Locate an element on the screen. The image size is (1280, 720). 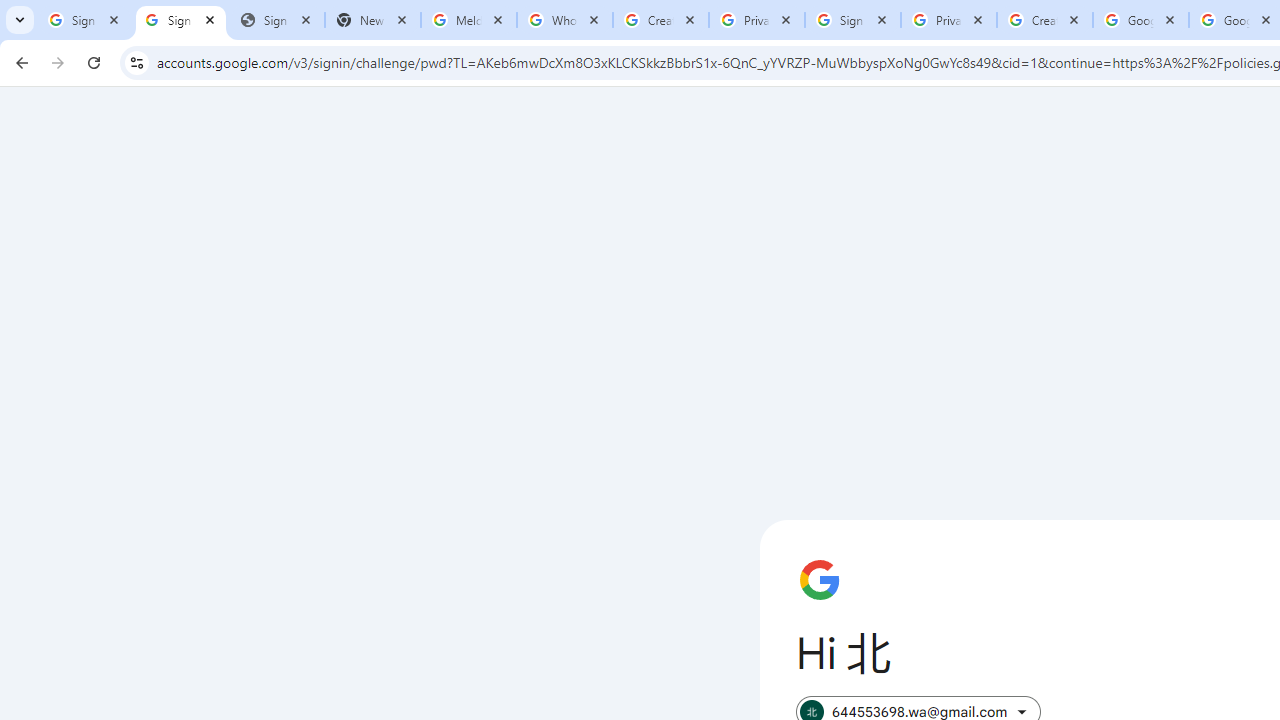
'New Tab' is located at coordinates (373, 20).